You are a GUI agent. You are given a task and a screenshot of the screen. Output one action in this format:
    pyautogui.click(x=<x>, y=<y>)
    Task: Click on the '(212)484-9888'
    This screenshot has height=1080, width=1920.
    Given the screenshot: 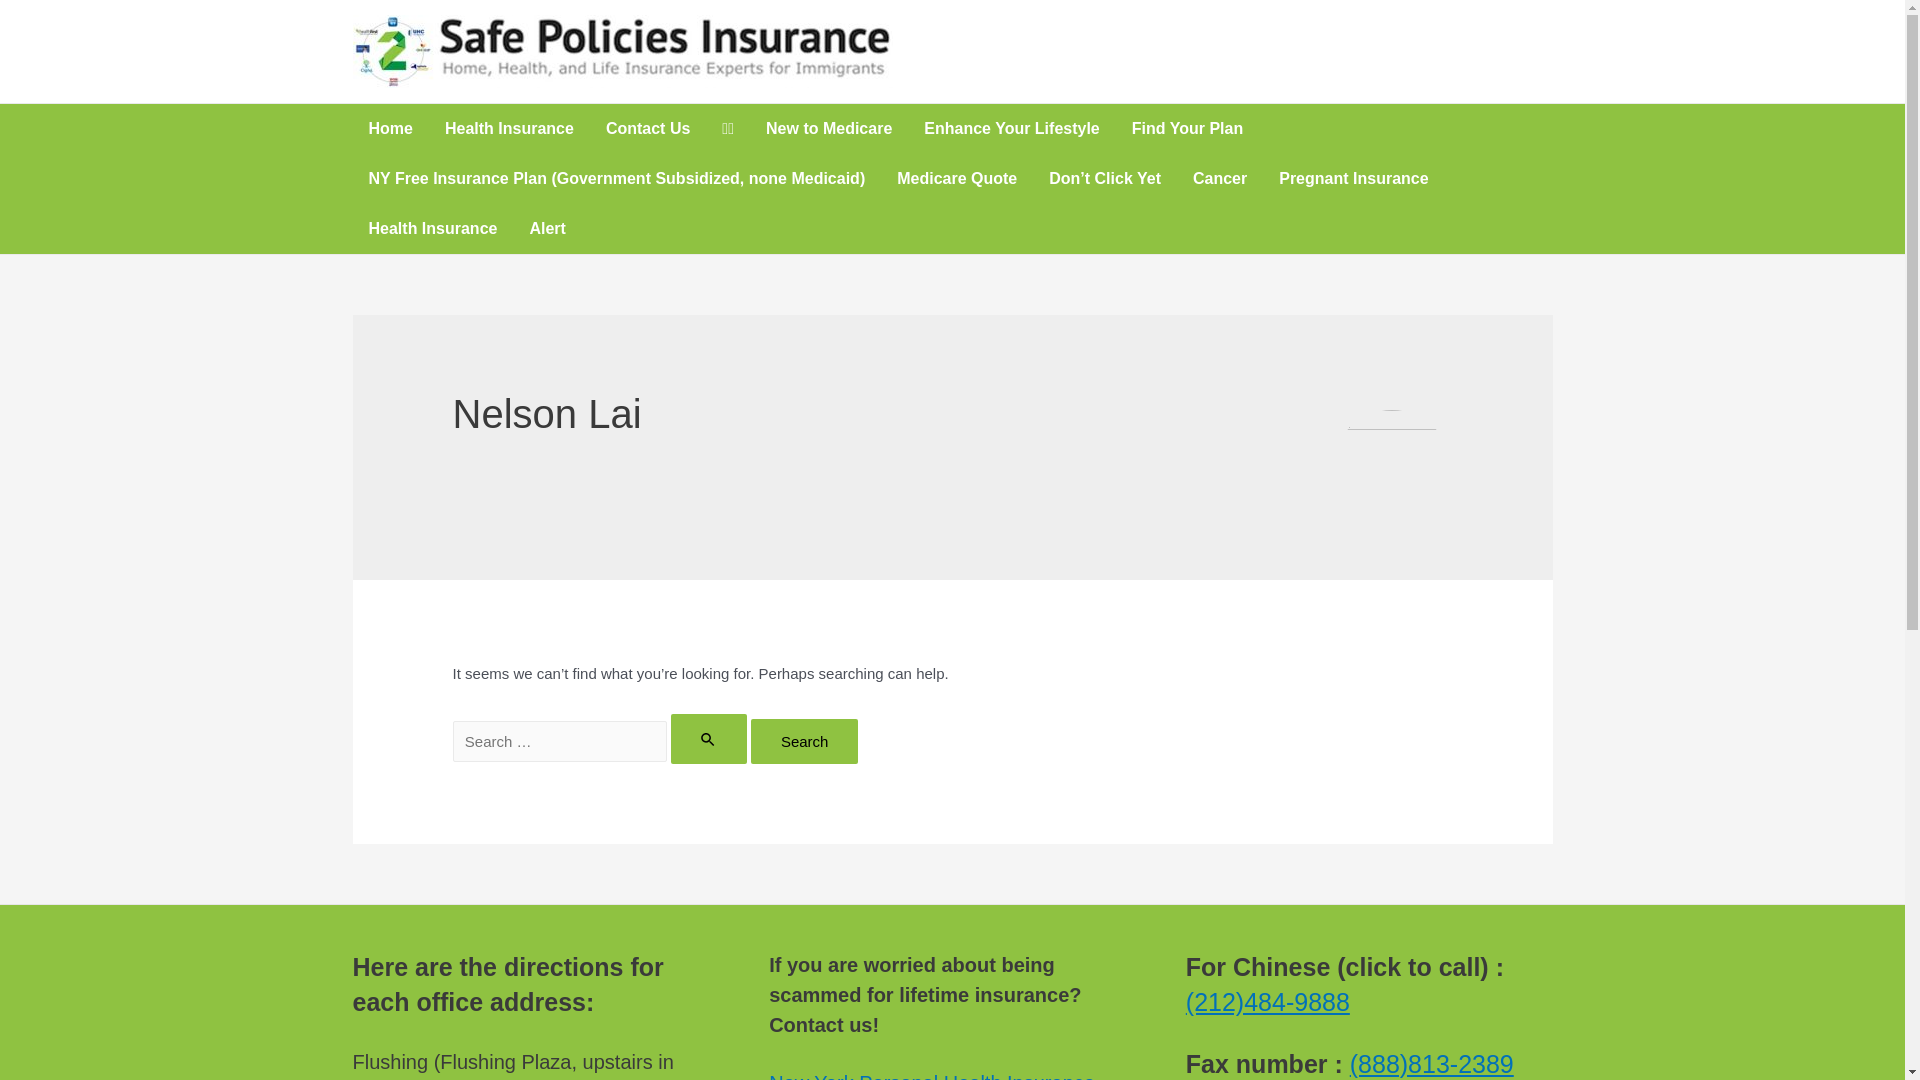 What is the action you would take?
    pyautogui.click(x=1266, y=1002)
    